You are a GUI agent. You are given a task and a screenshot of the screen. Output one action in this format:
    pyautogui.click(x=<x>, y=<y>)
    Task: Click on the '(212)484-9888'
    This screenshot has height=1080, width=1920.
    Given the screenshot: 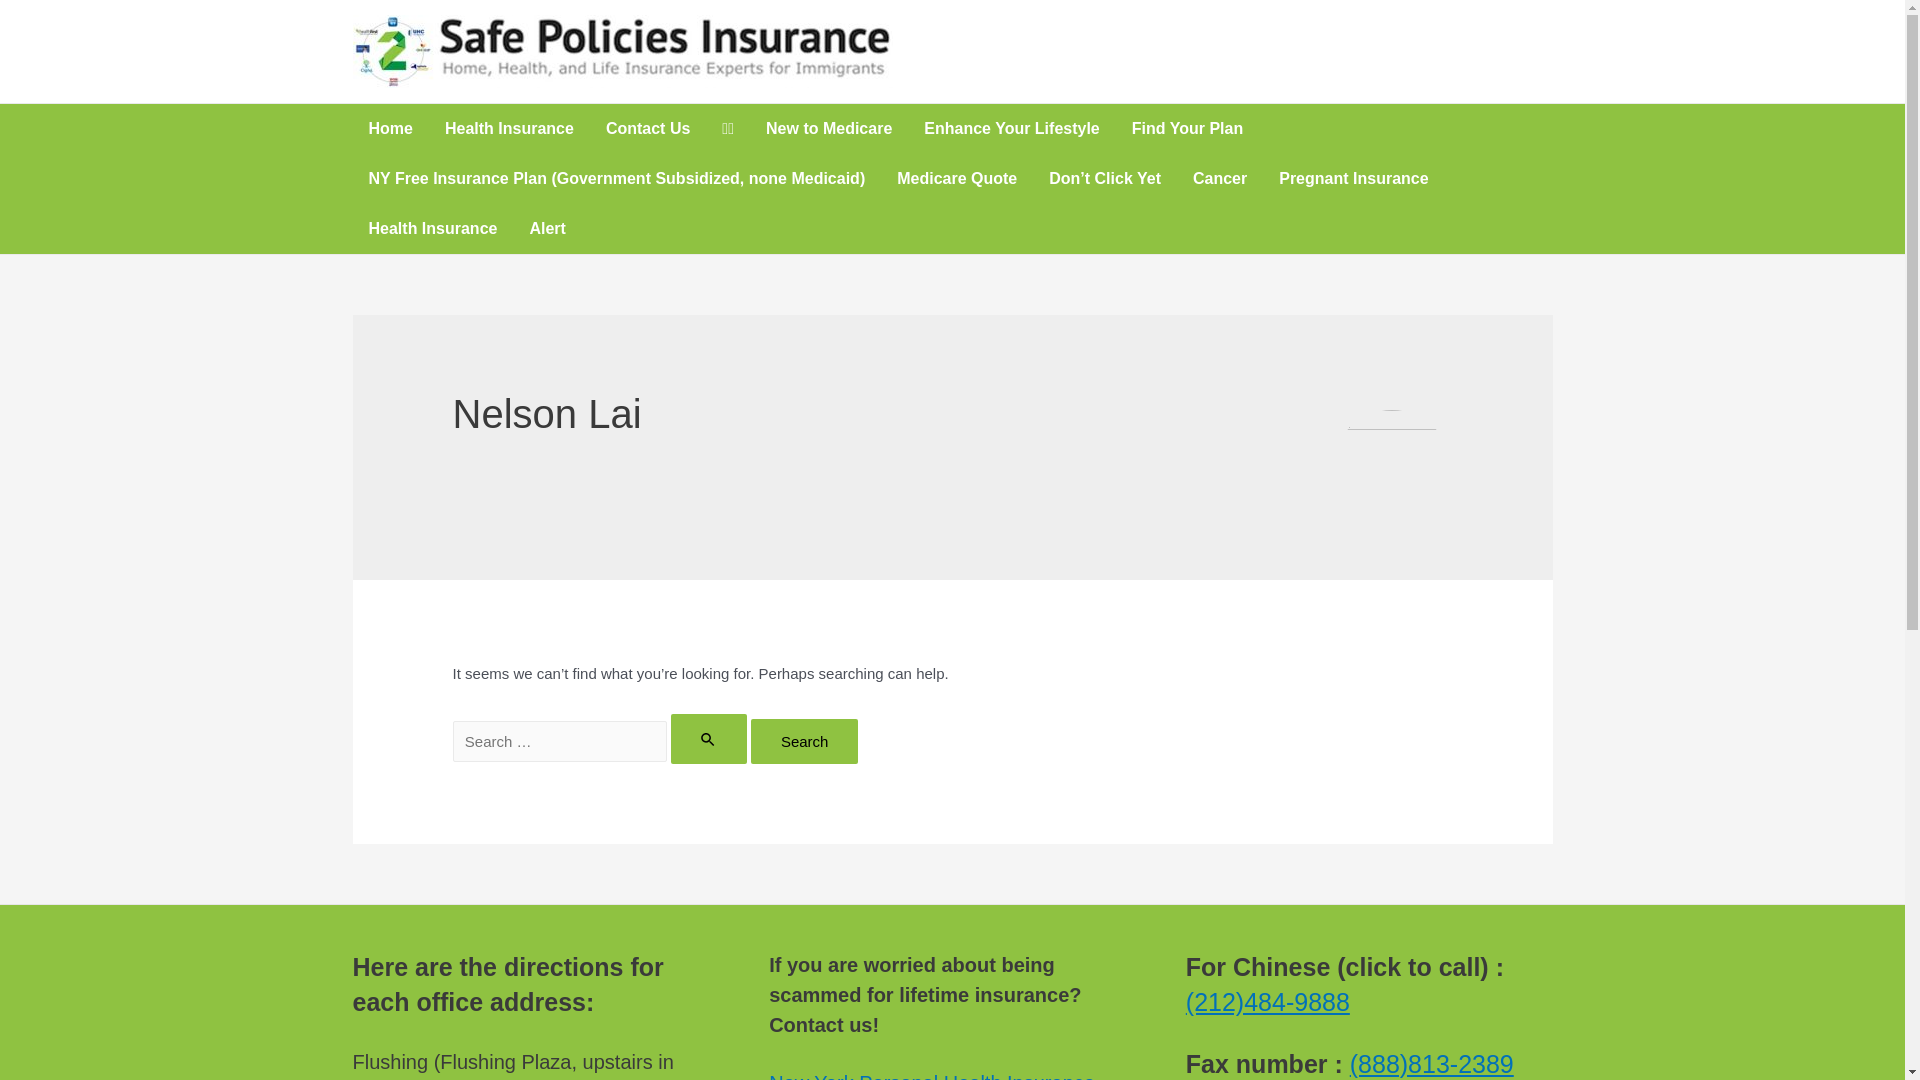 What is the action you would take?
    pyautogui.click(x=1266, y=1002)
    